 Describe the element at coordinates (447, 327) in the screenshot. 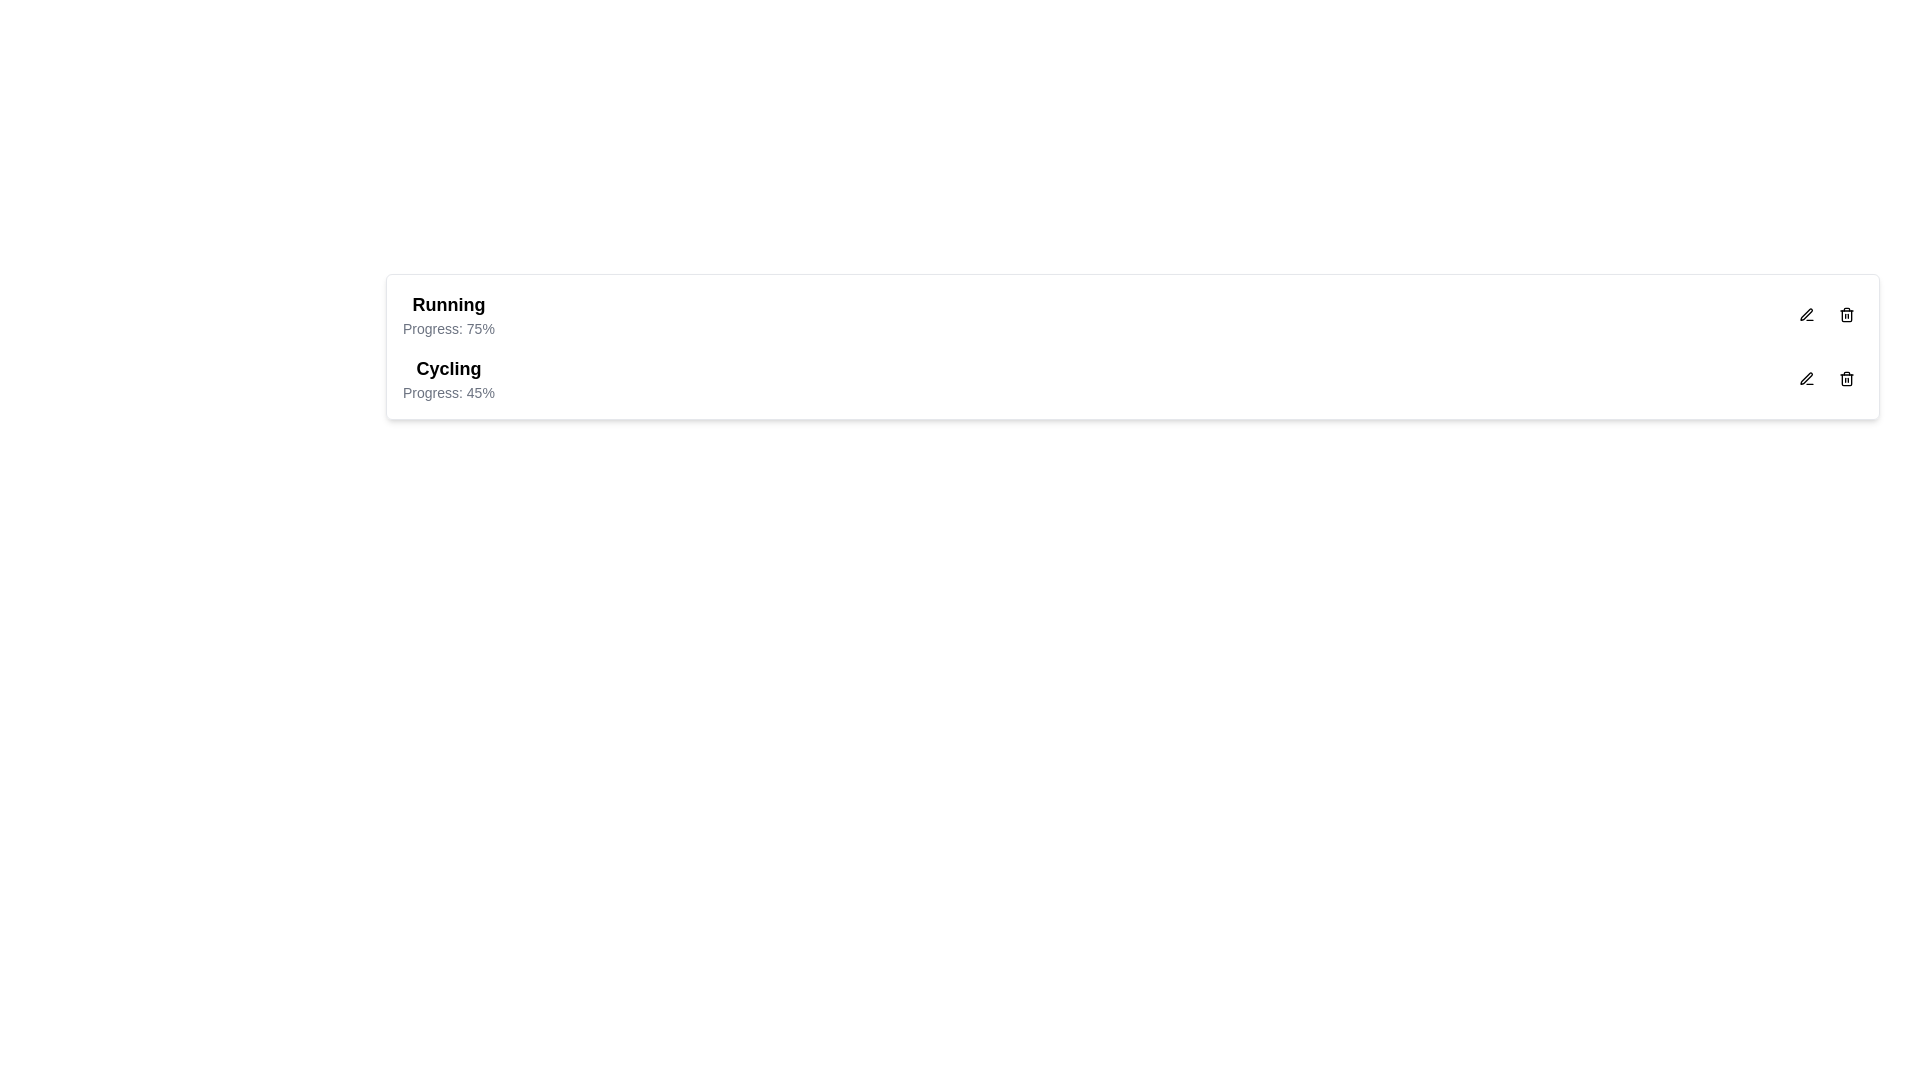

I see `the Text Label displaying the progress percentage (75%) for 'Running', which is located beneath the title 'Running' in the first section of a vertically arranged list` at that location.